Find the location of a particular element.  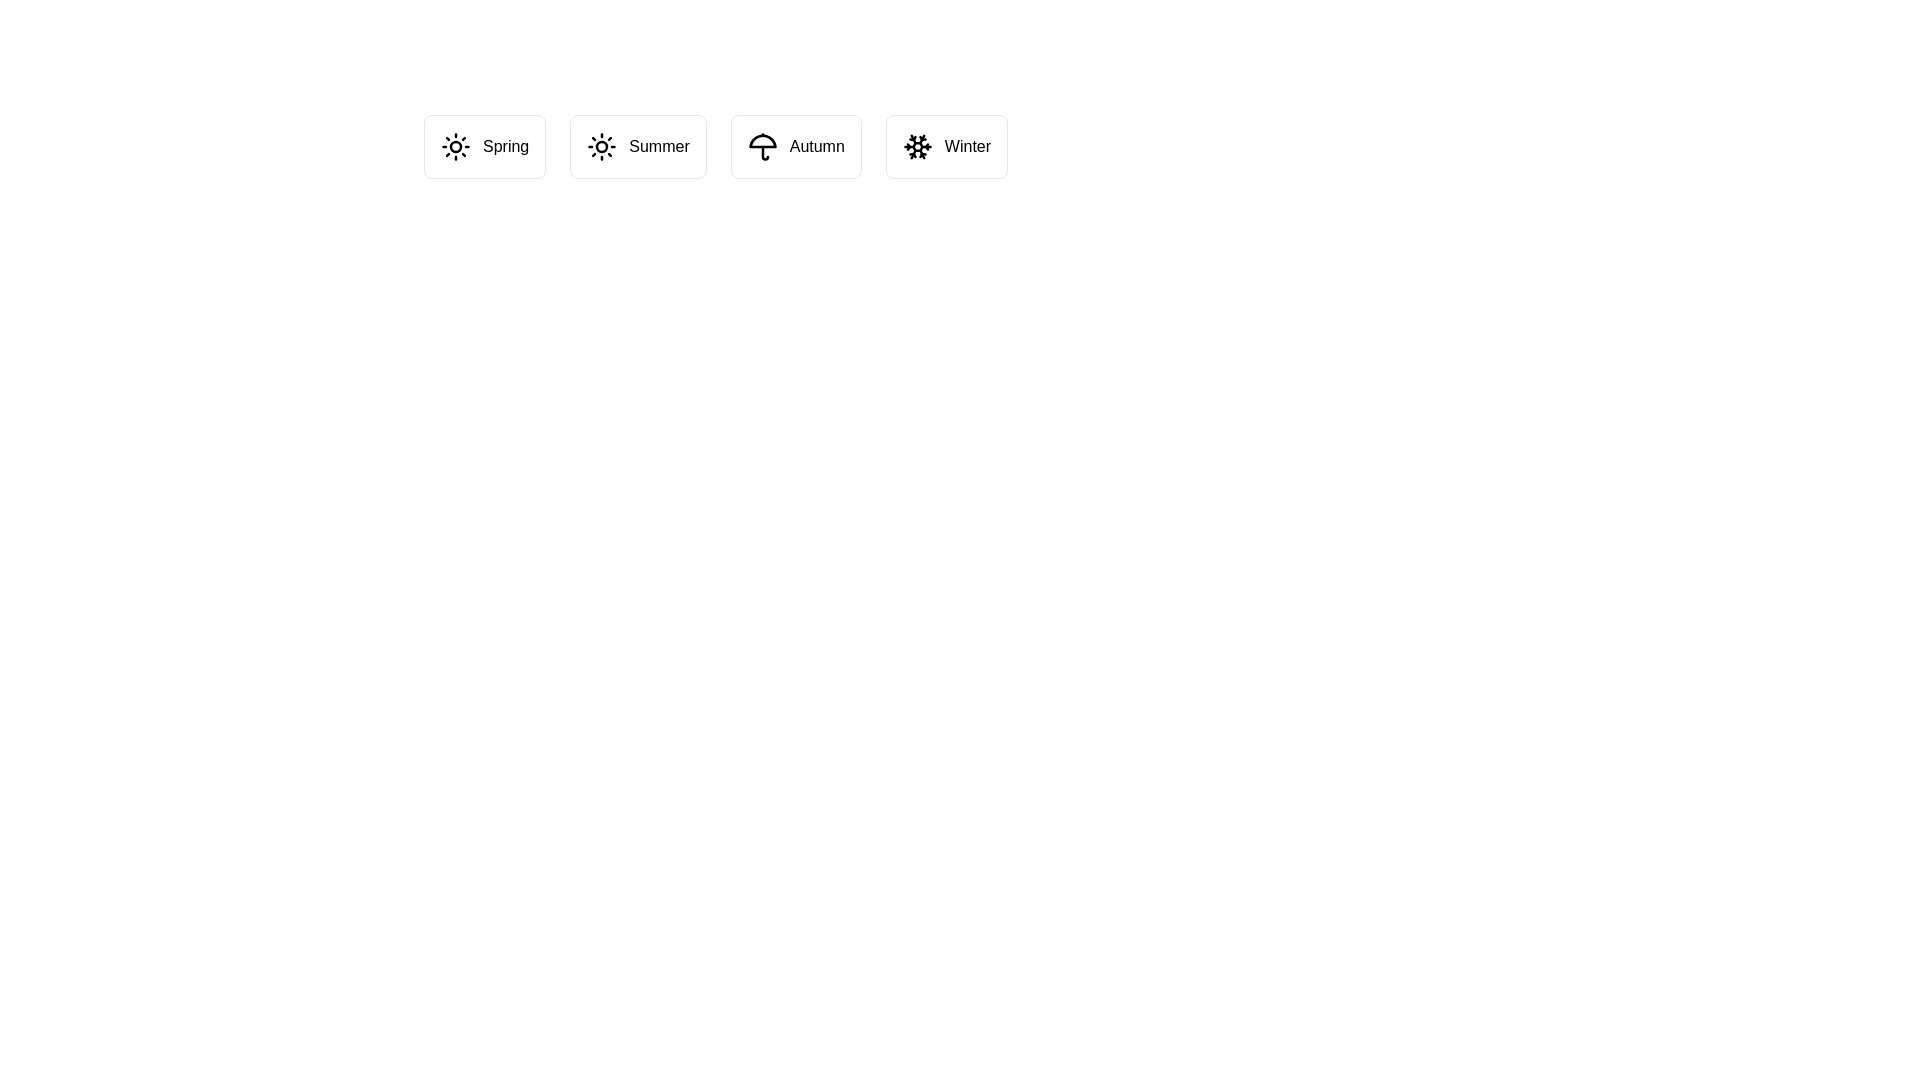

the icon representing the 'Spring' season located at the center-left part of the card labeled 'Spring' is located at coordinates (455, 145).